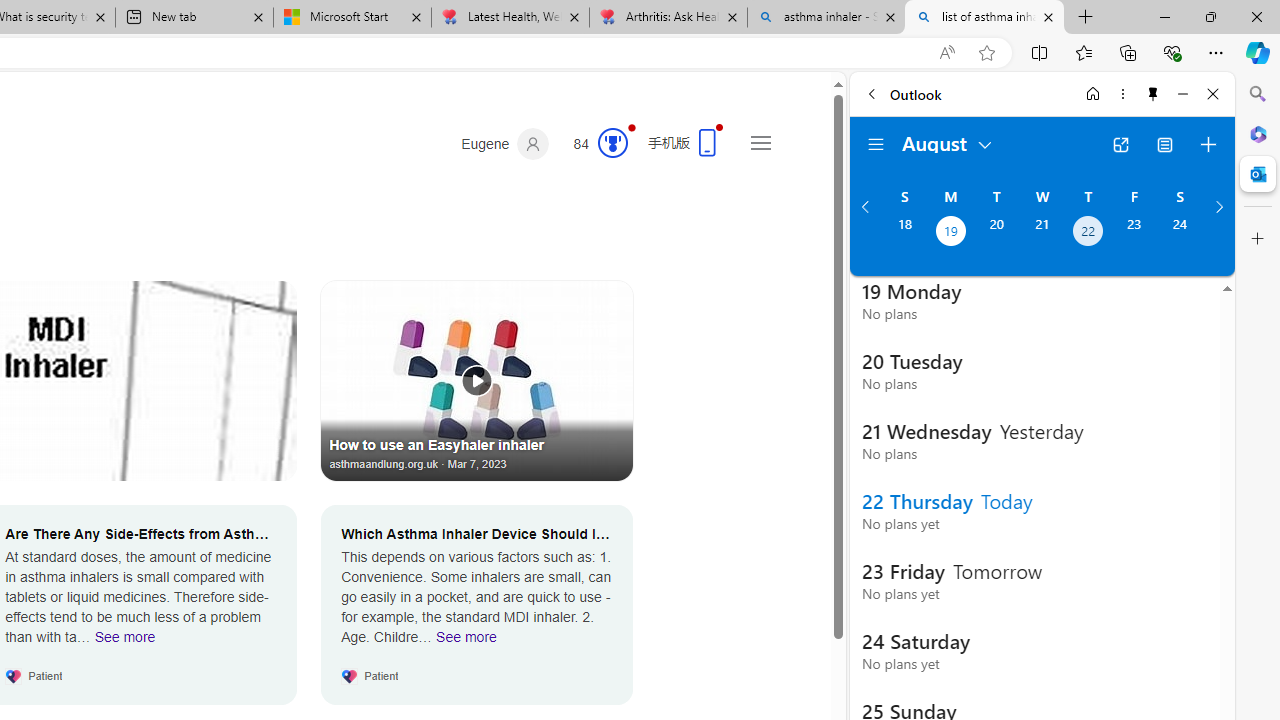 This screenshot has height=720, width=1280. I want to click on 'Animation', so click(631, 127).